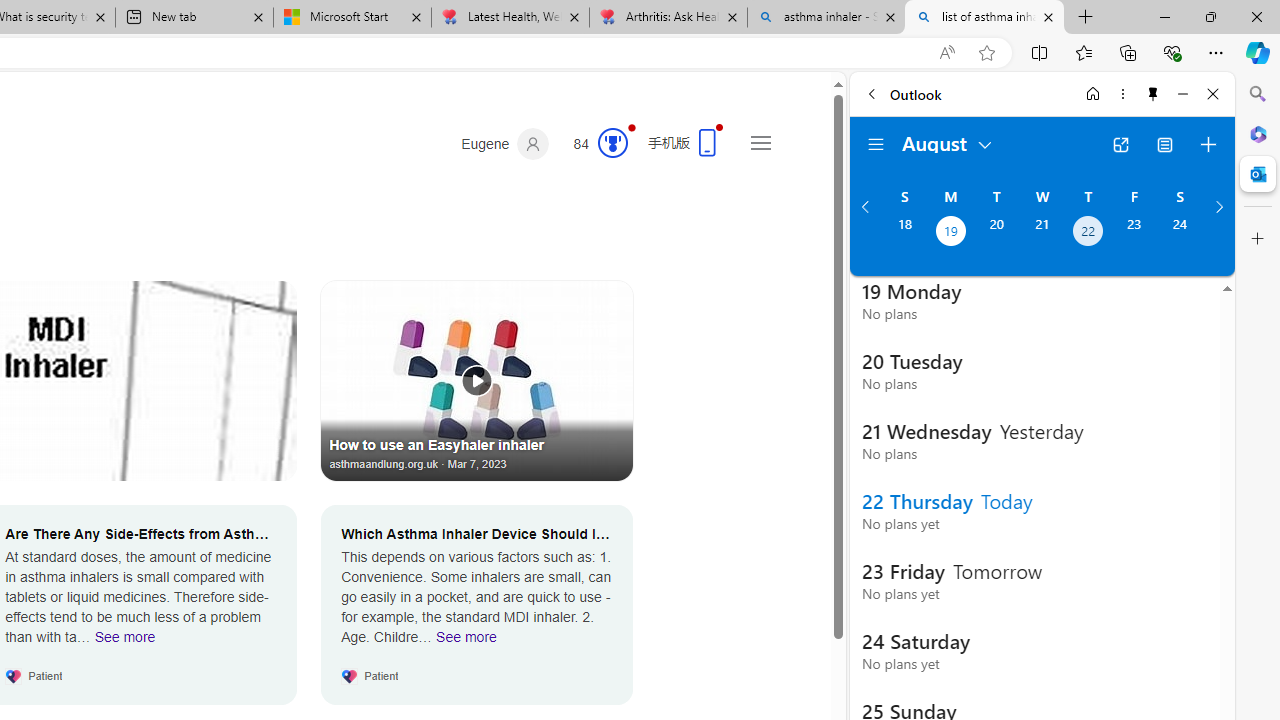 This screenshot has height=720, width=1280. I want to click on 'Animation', so click(631, 127).